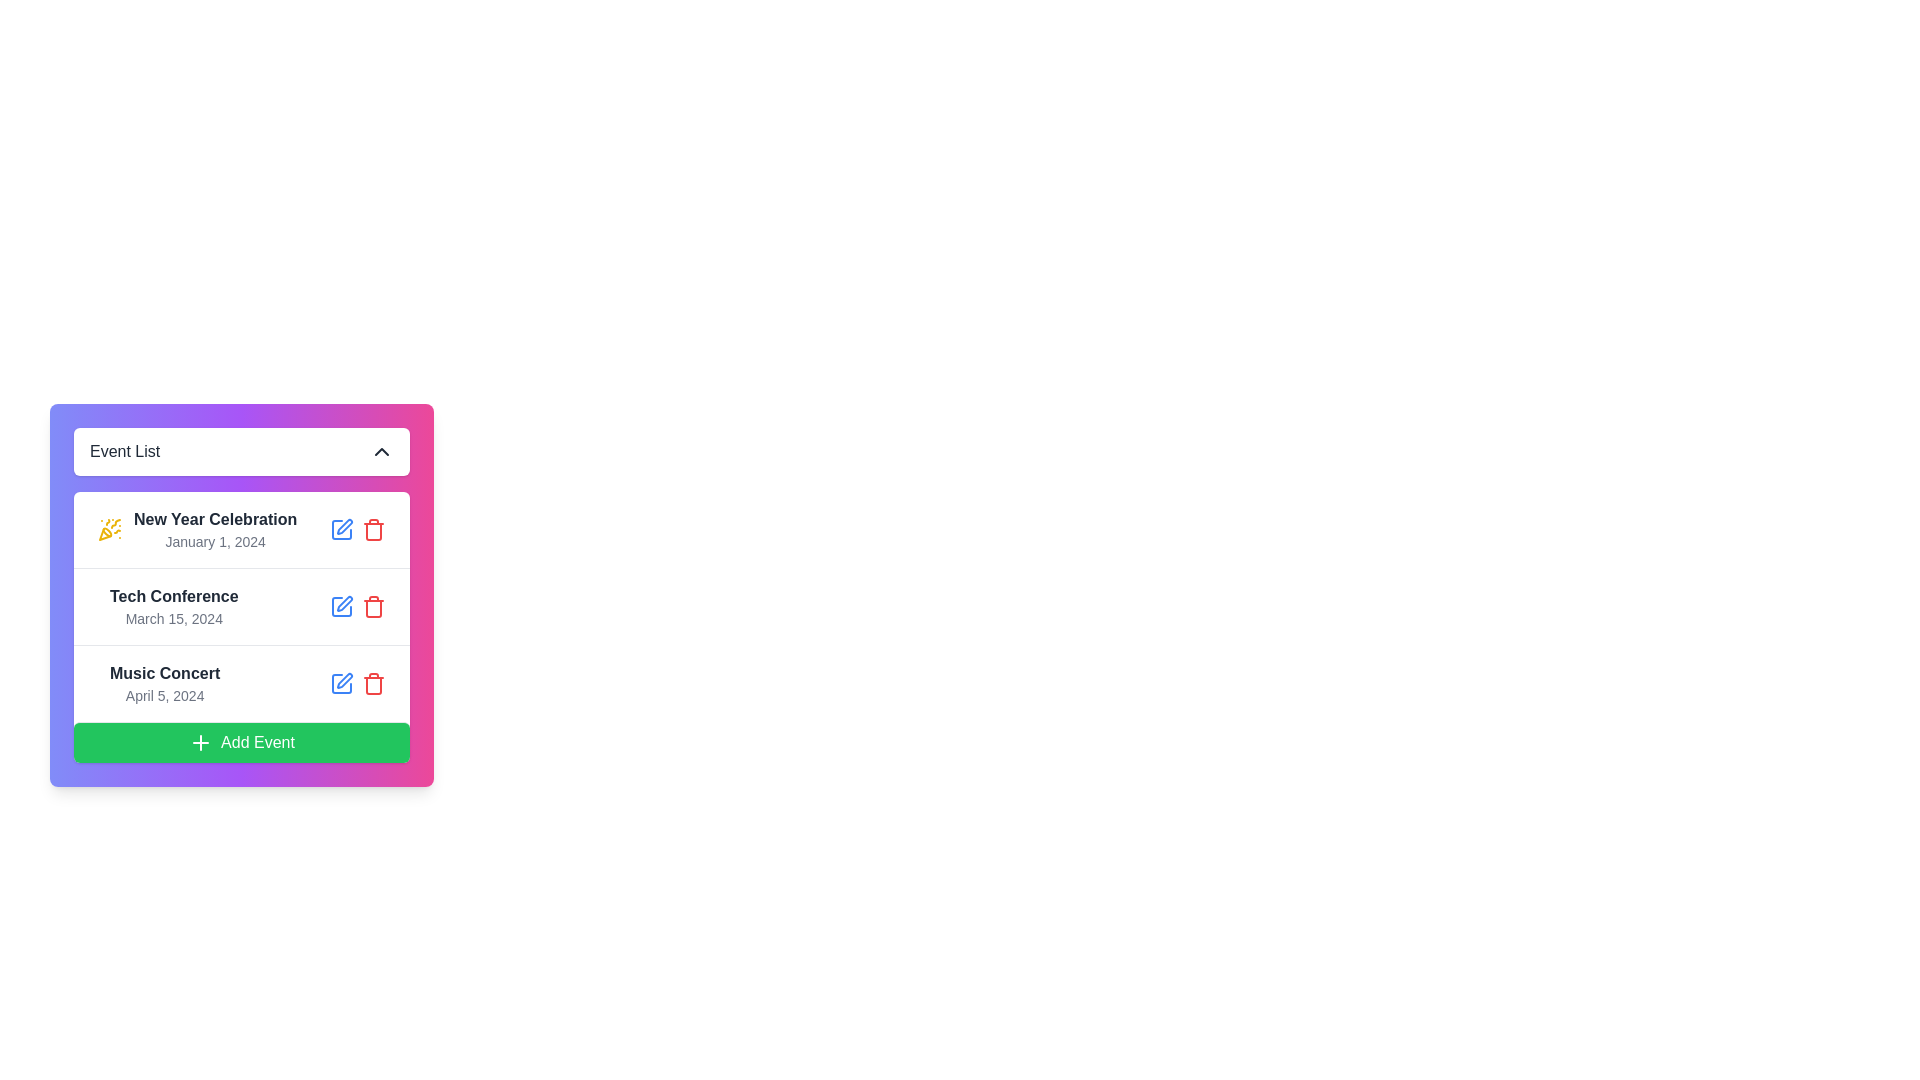  What do you see at coordinates (341, 605) in the screenshot?
I see `the blue pen icon button representing the edit functionality, located to the right of the 'Tech Conference' item` at bounding box center [341, 605].